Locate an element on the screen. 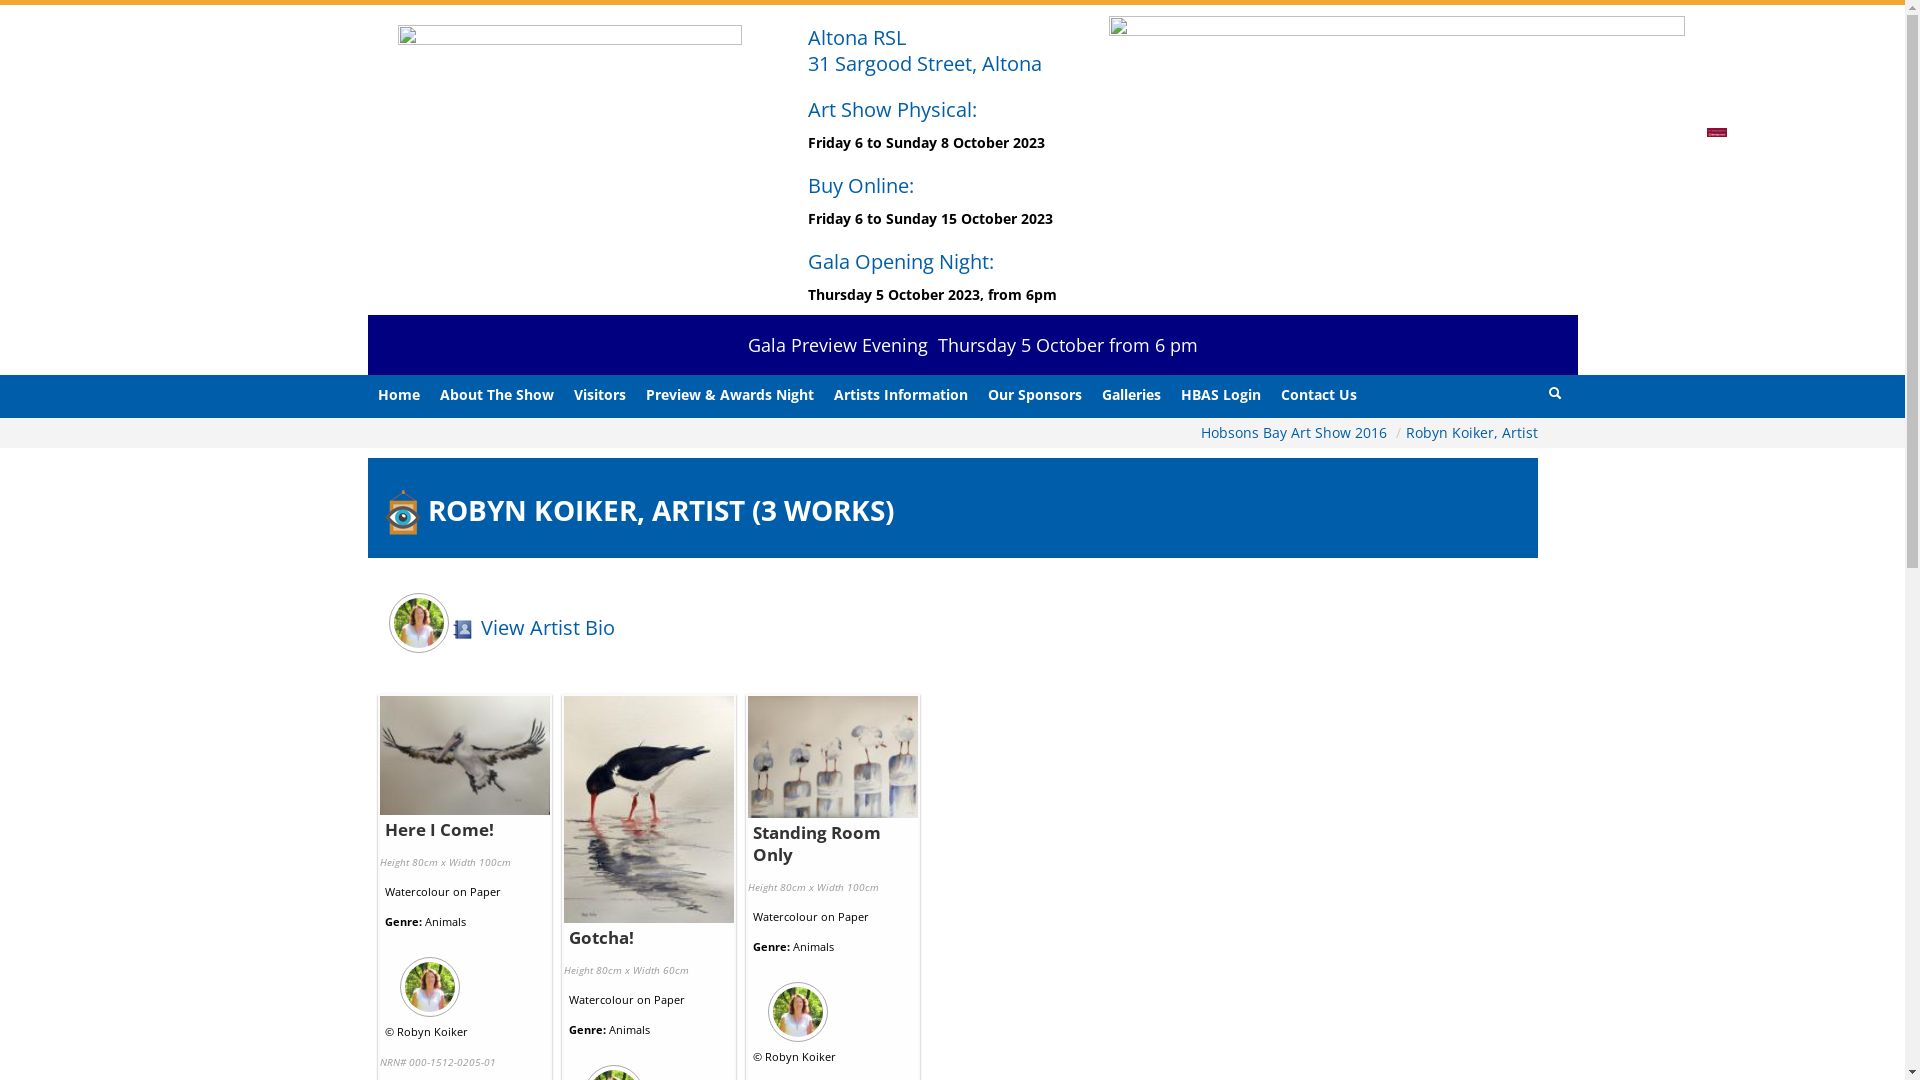 This screenshot has width=1920, height=1080. 'Artists Information' is located at coordinates (900, 394).